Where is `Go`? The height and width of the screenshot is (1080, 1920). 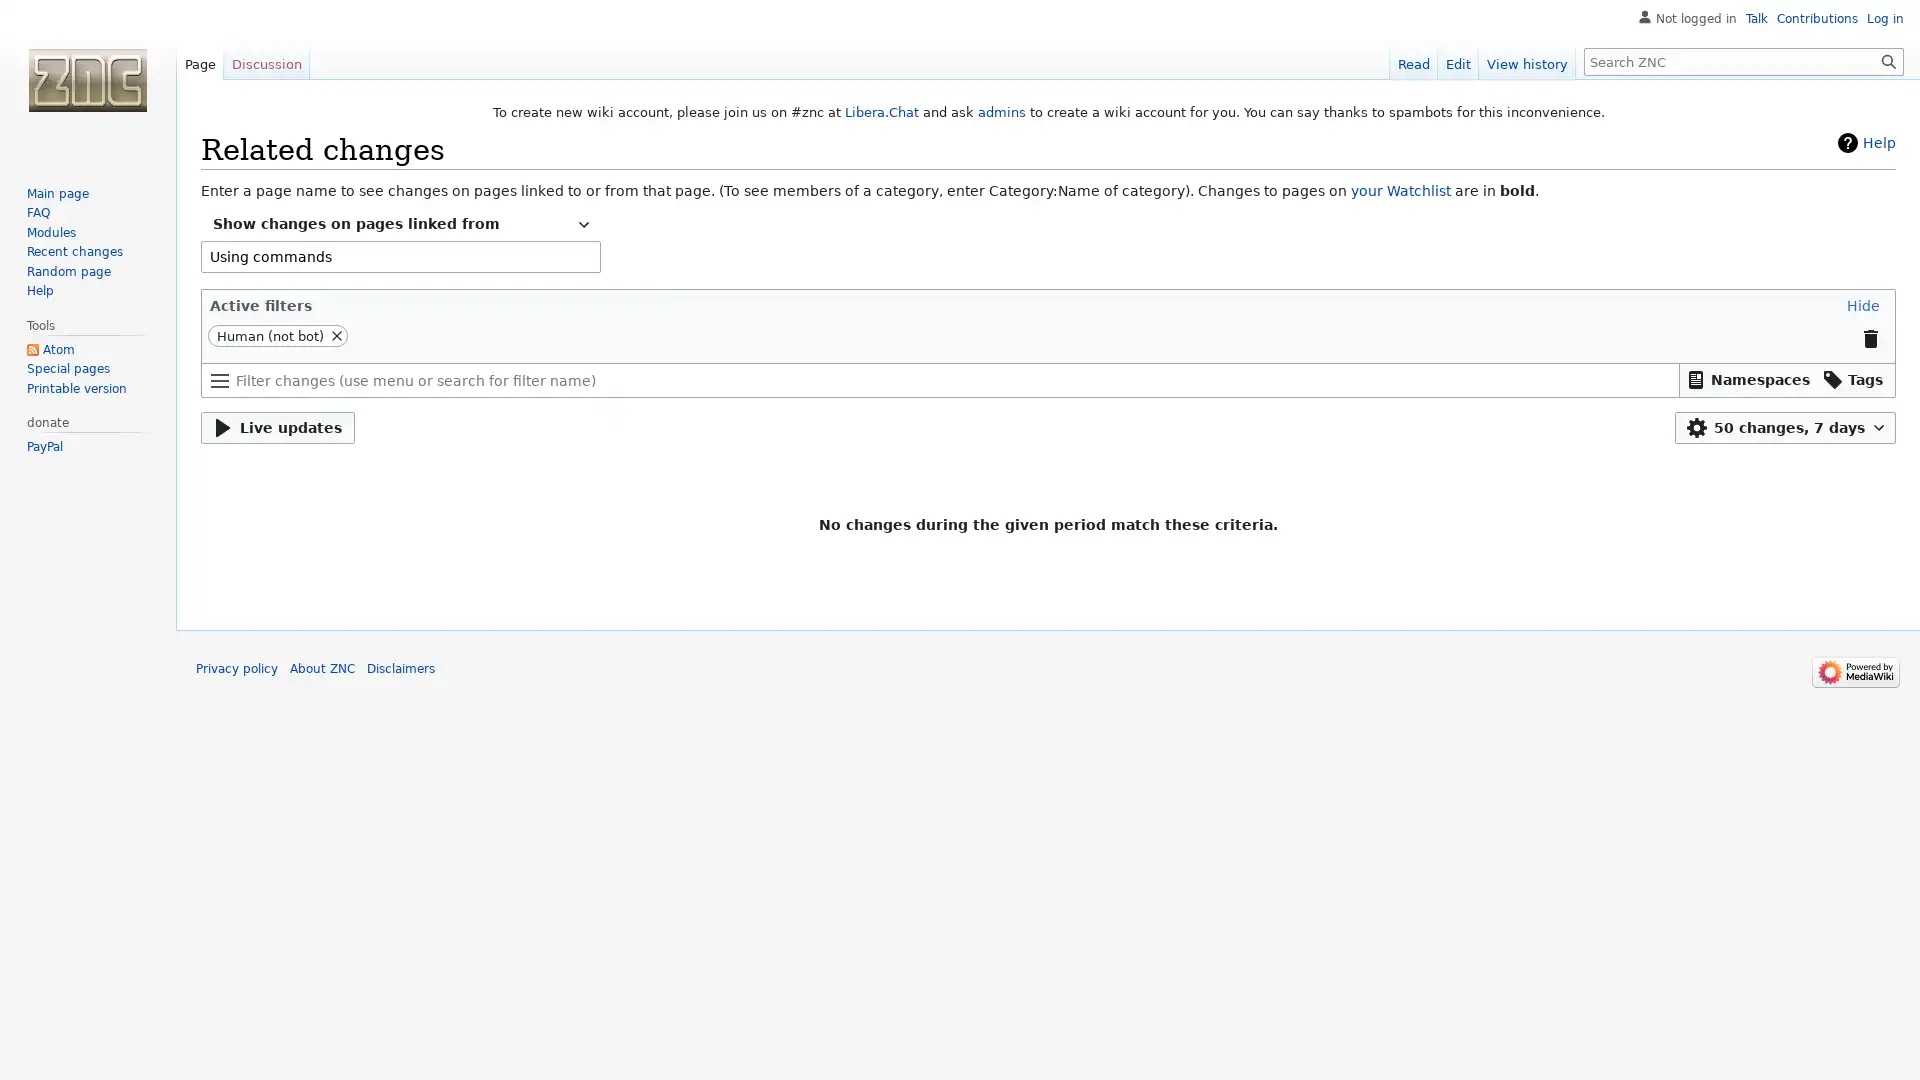 Go is located at coordinates (1888, 60).